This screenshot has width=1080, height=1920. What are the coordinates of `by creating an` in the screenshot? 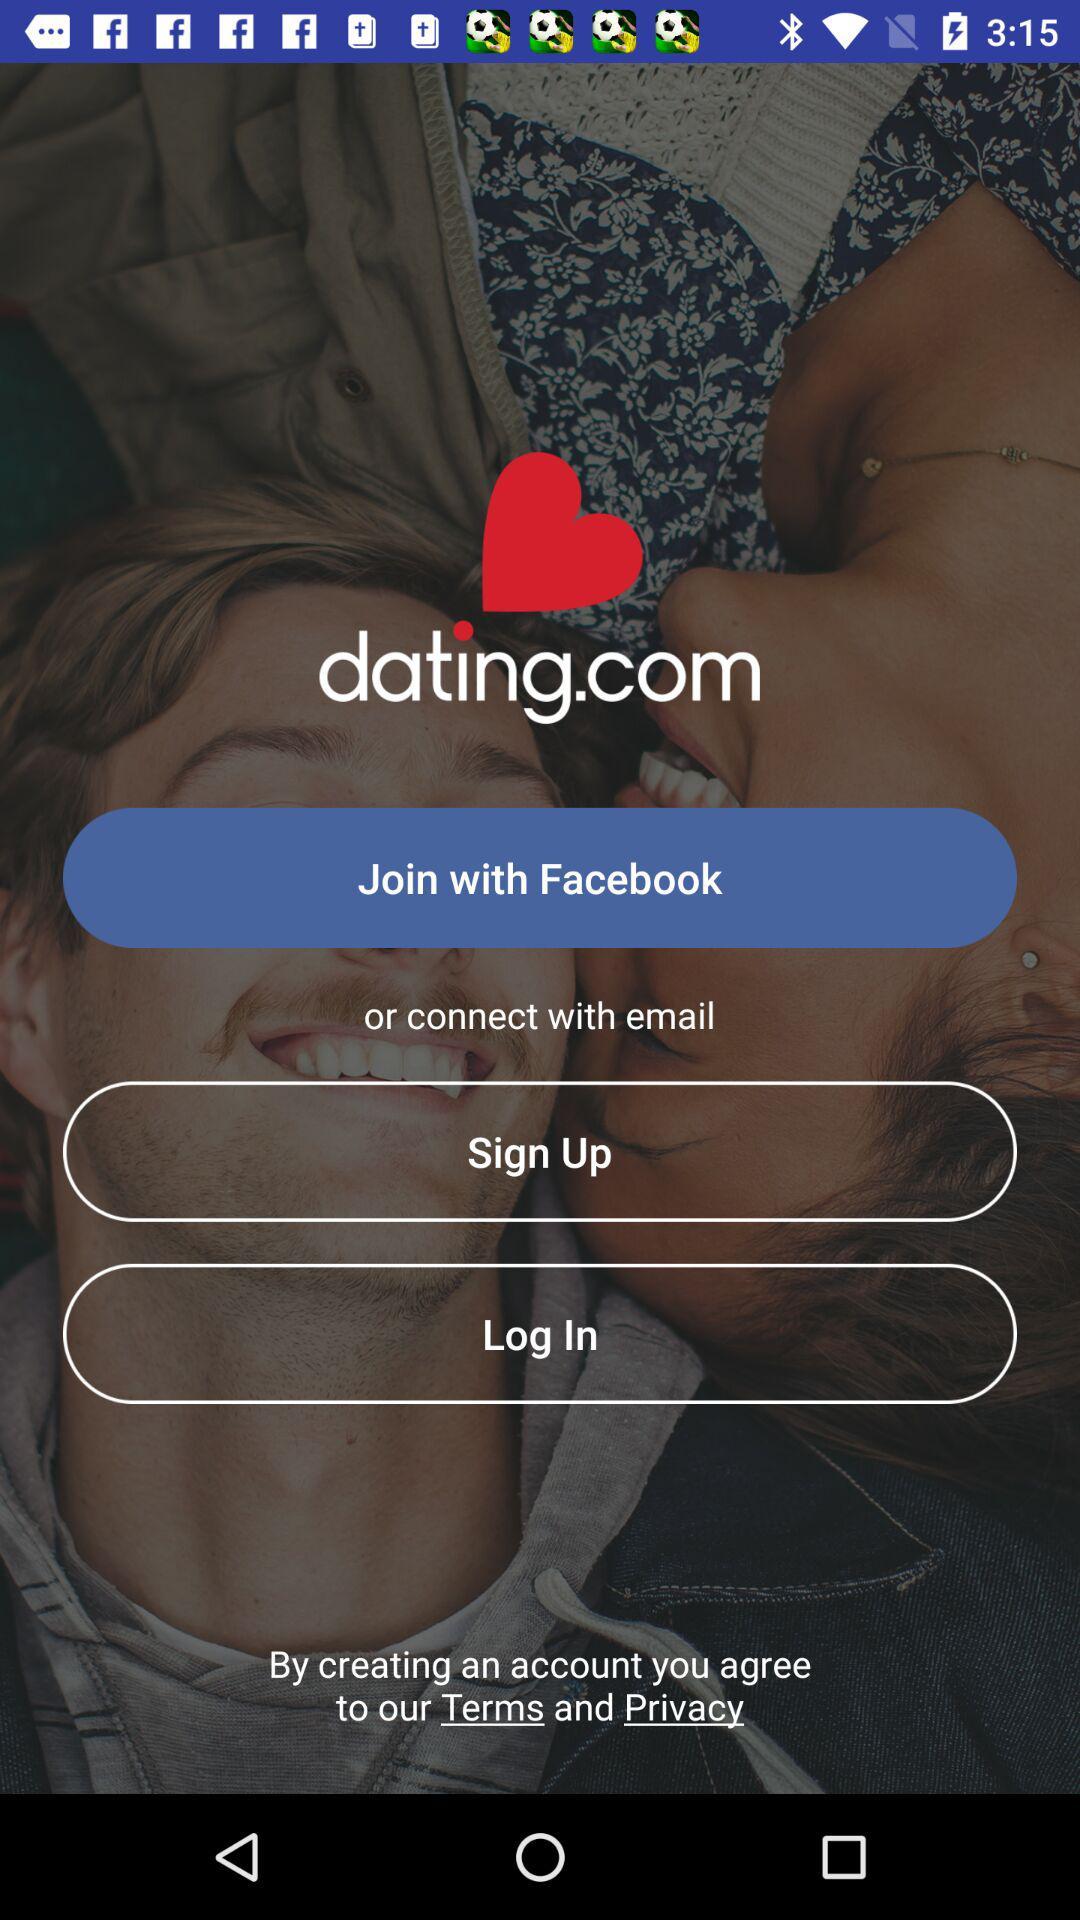 It's located at (540, 1715).